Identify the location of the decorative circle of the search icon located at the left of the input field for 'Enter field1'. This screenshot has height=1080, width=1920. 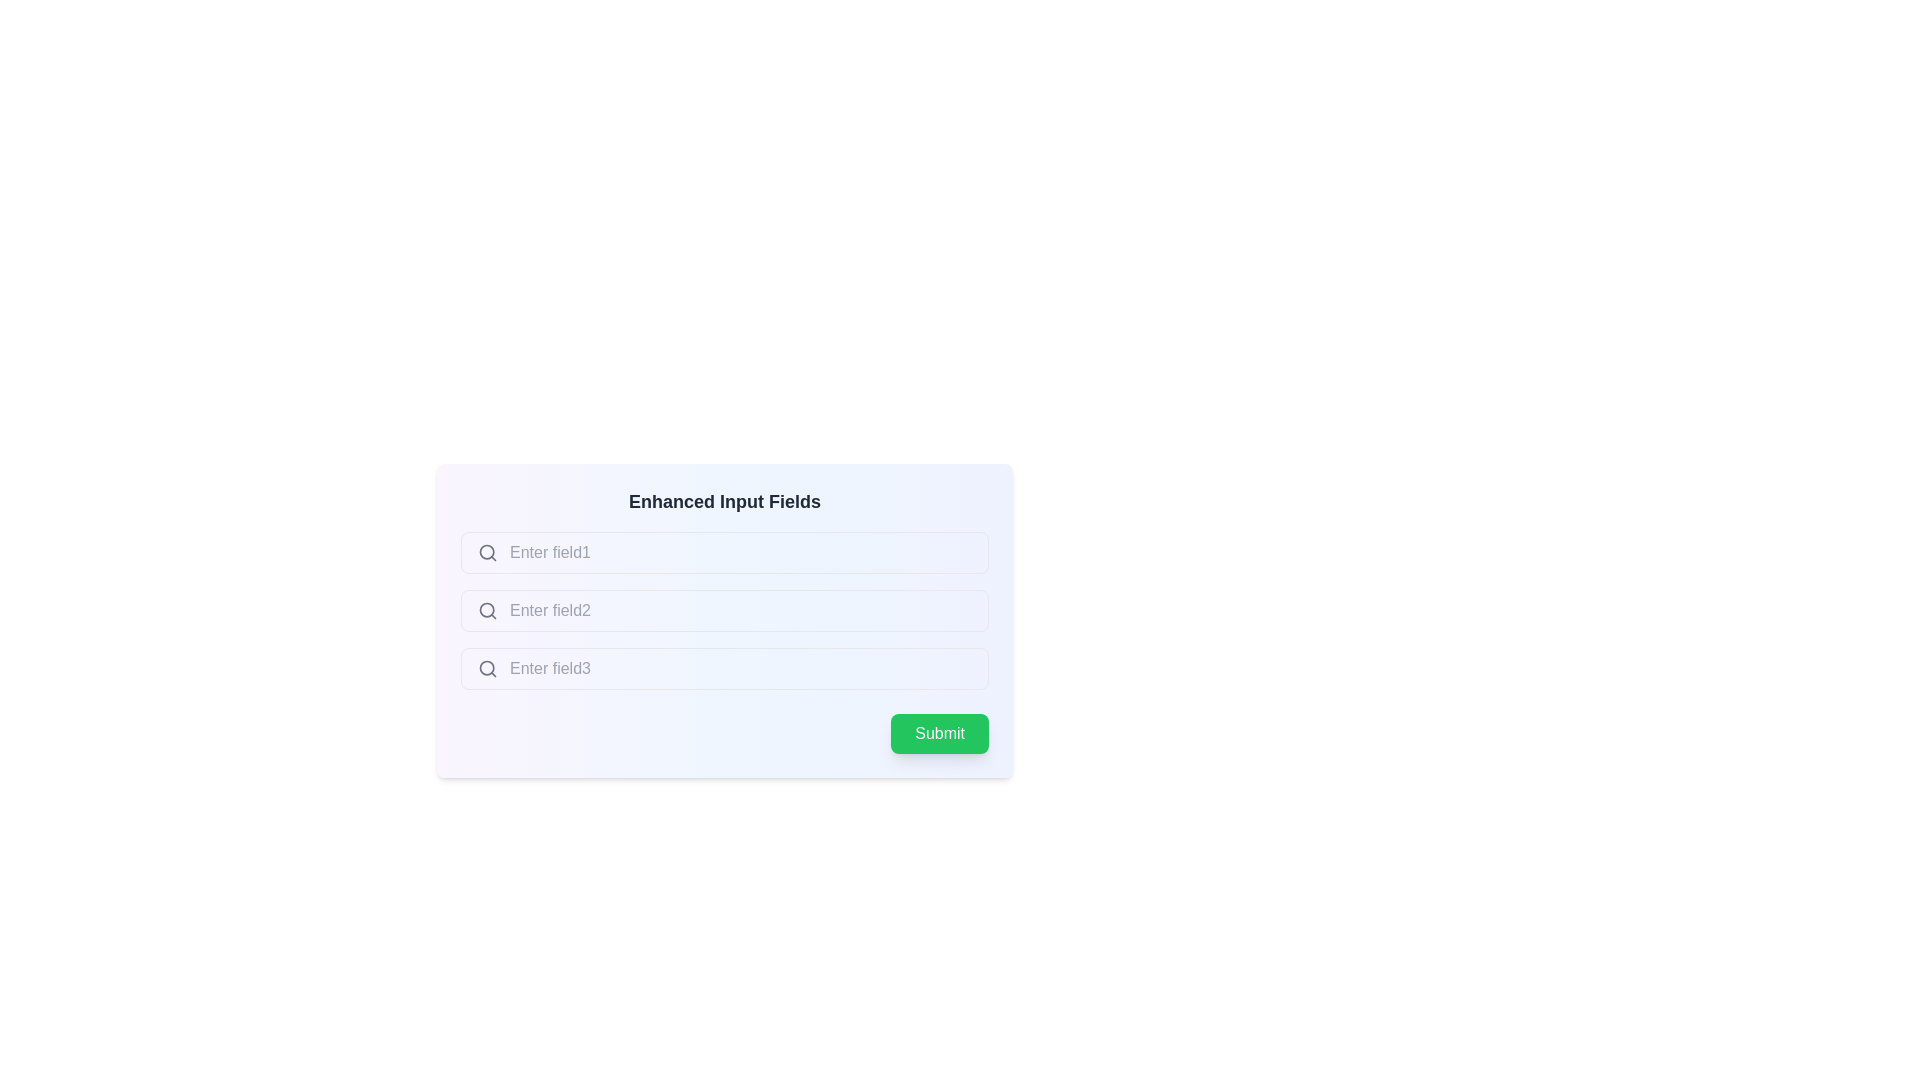
(487, 552).